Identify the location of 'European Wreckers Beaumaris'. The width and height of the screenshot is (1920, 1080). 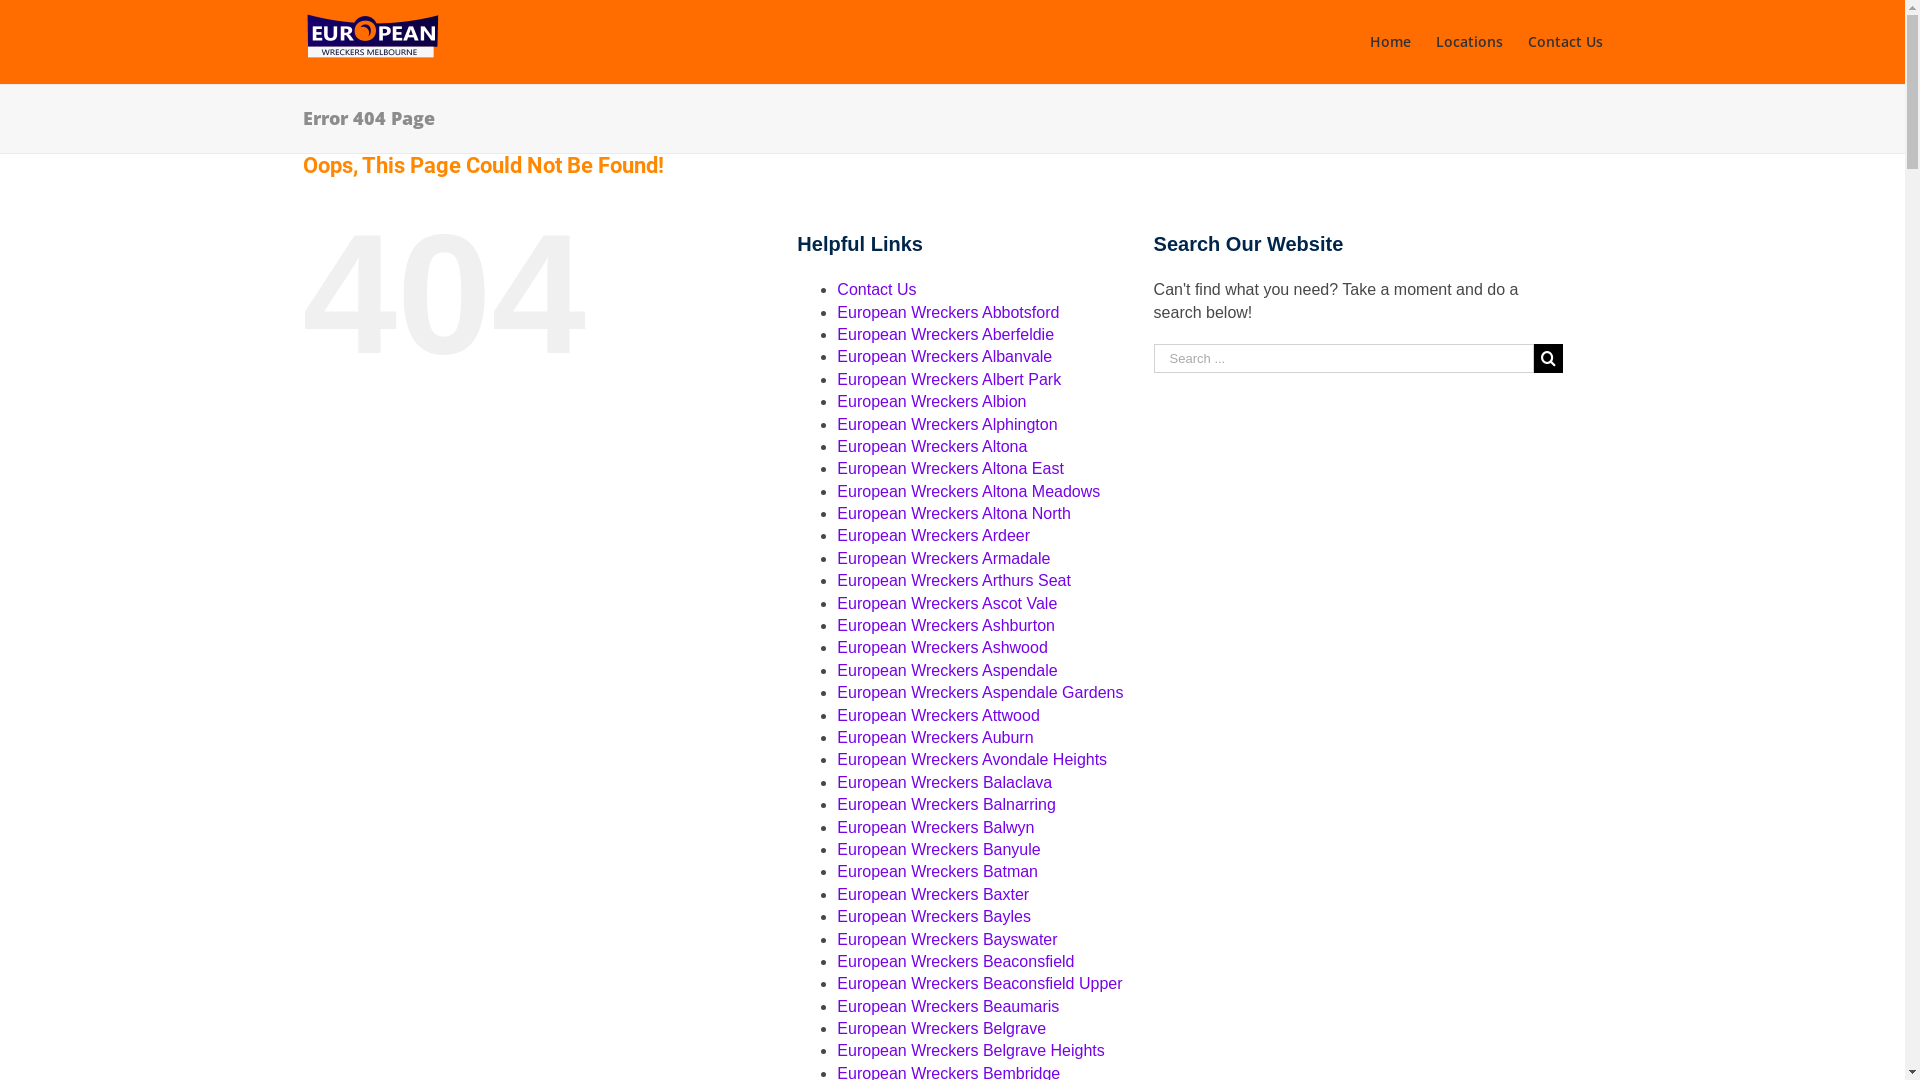
(946, 1006).